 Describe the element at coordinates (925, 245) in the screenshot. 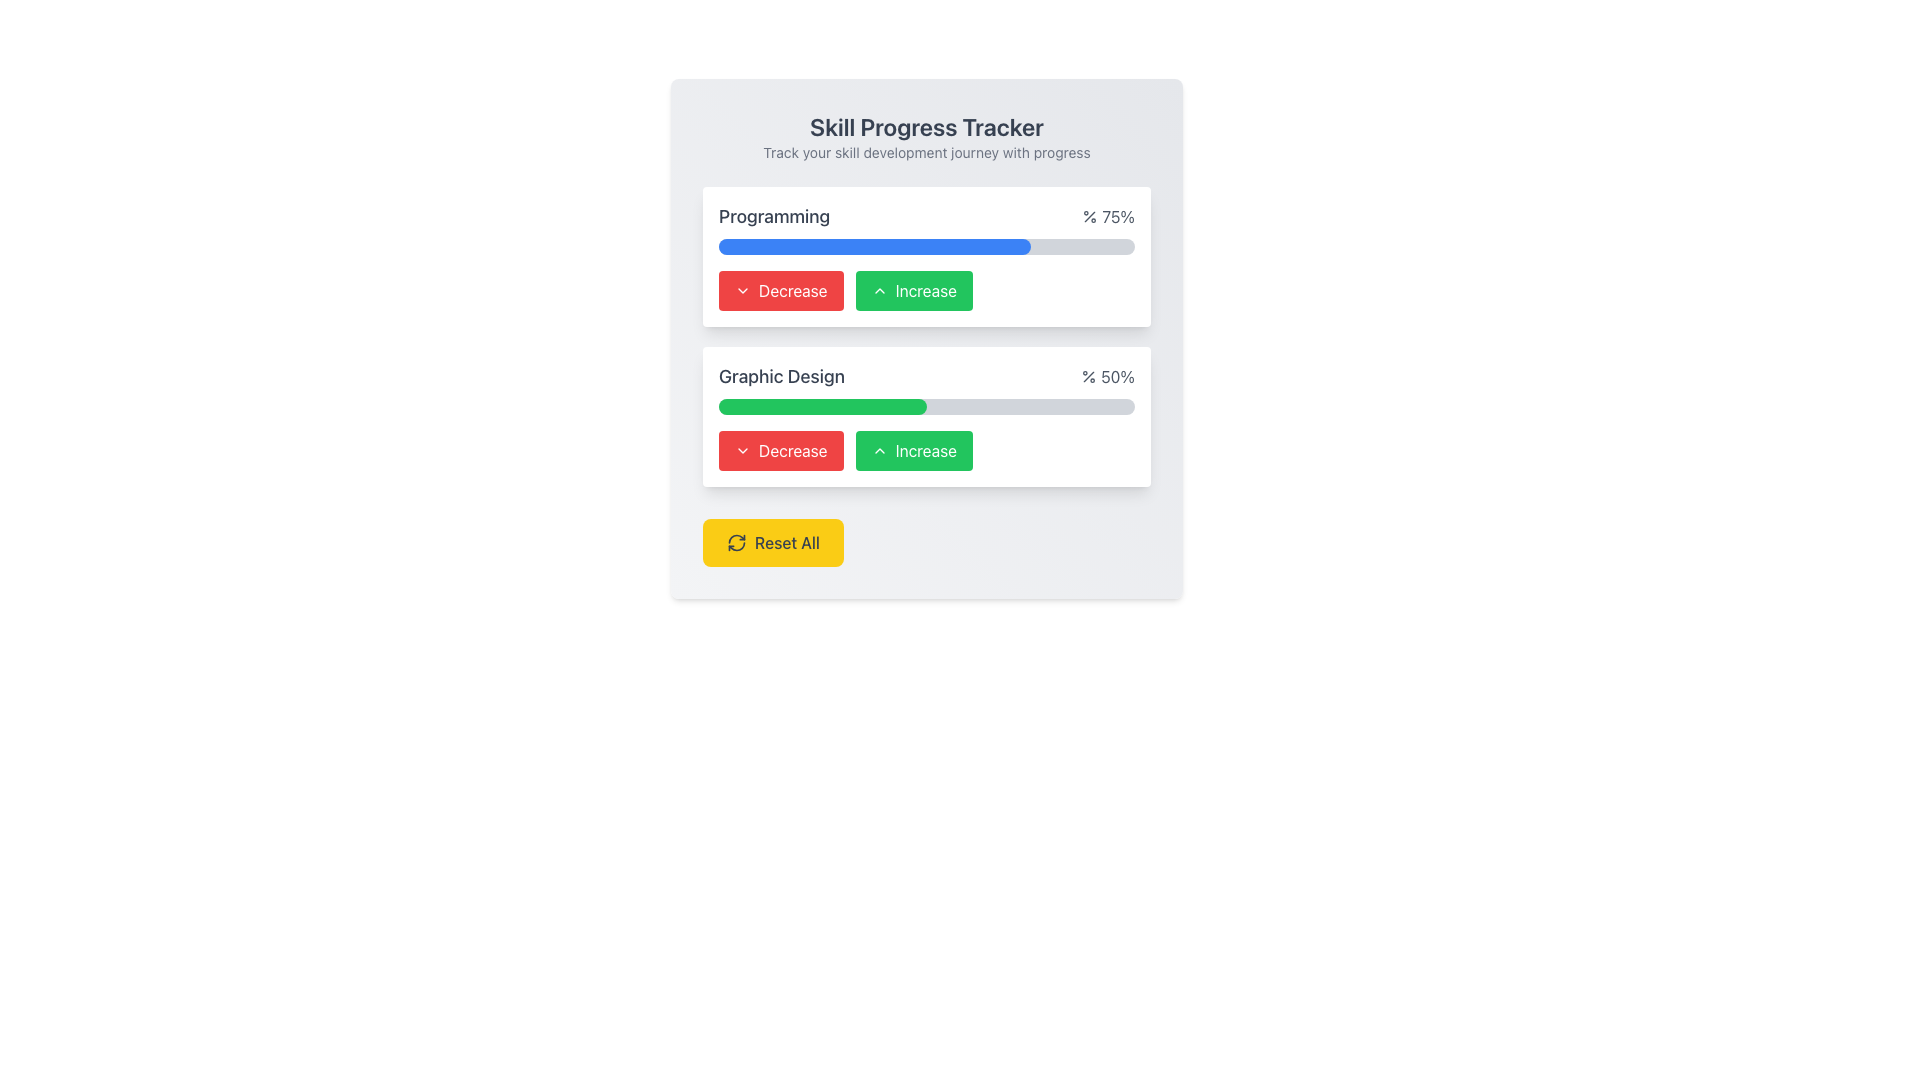

I see `the horizontal progress bar with a light gray background and a blue fill, located within the 'Programming' card, which shows '75%' on the same line above the action buttons` at that location.